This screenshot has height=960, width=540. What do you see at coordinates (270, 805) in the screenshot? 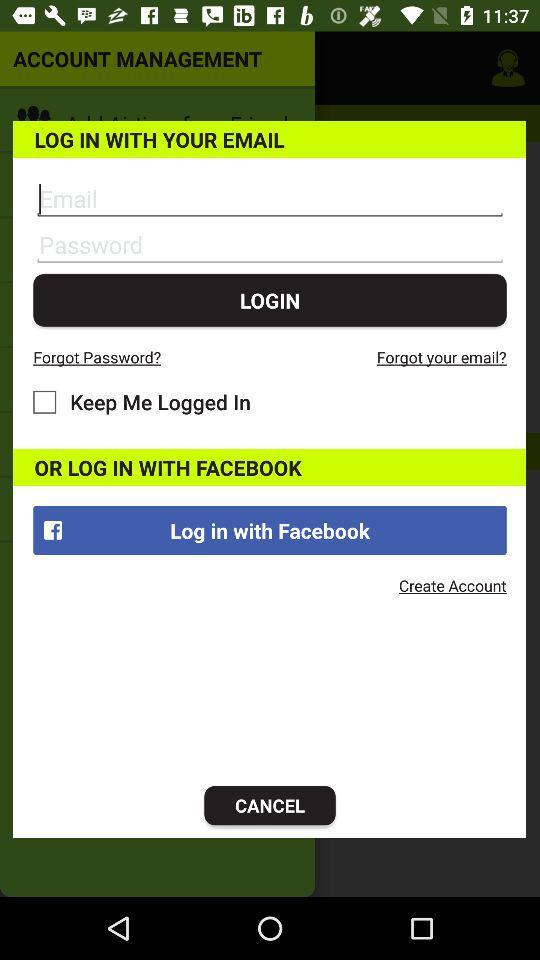
I see `the icon below log in with icon` at bounding box center [270, 805].